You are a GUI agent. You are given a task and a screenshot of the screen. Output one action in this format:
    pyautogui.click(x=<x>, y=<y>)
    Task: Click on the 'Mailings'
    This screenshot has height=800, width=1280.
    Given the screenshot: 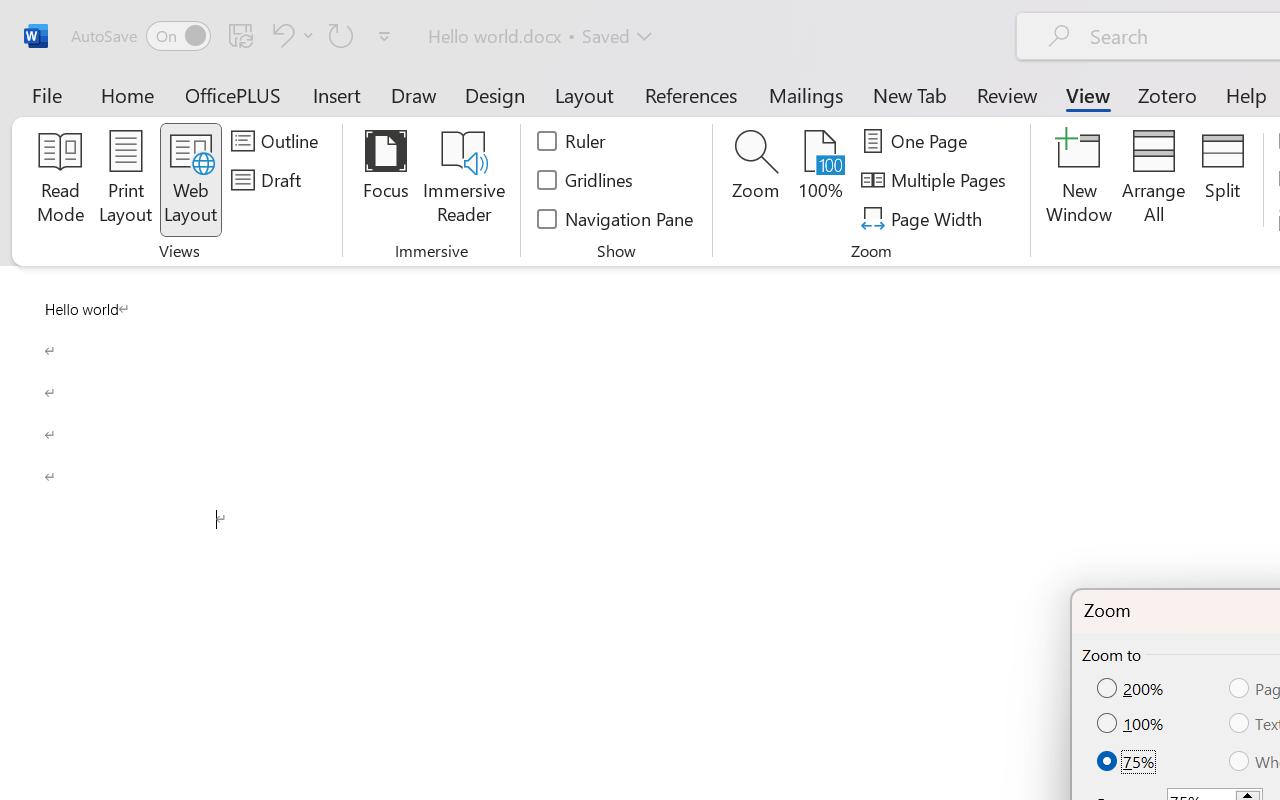 What is the action you would take?
    pyautogui.click(x=806, y=94)
    